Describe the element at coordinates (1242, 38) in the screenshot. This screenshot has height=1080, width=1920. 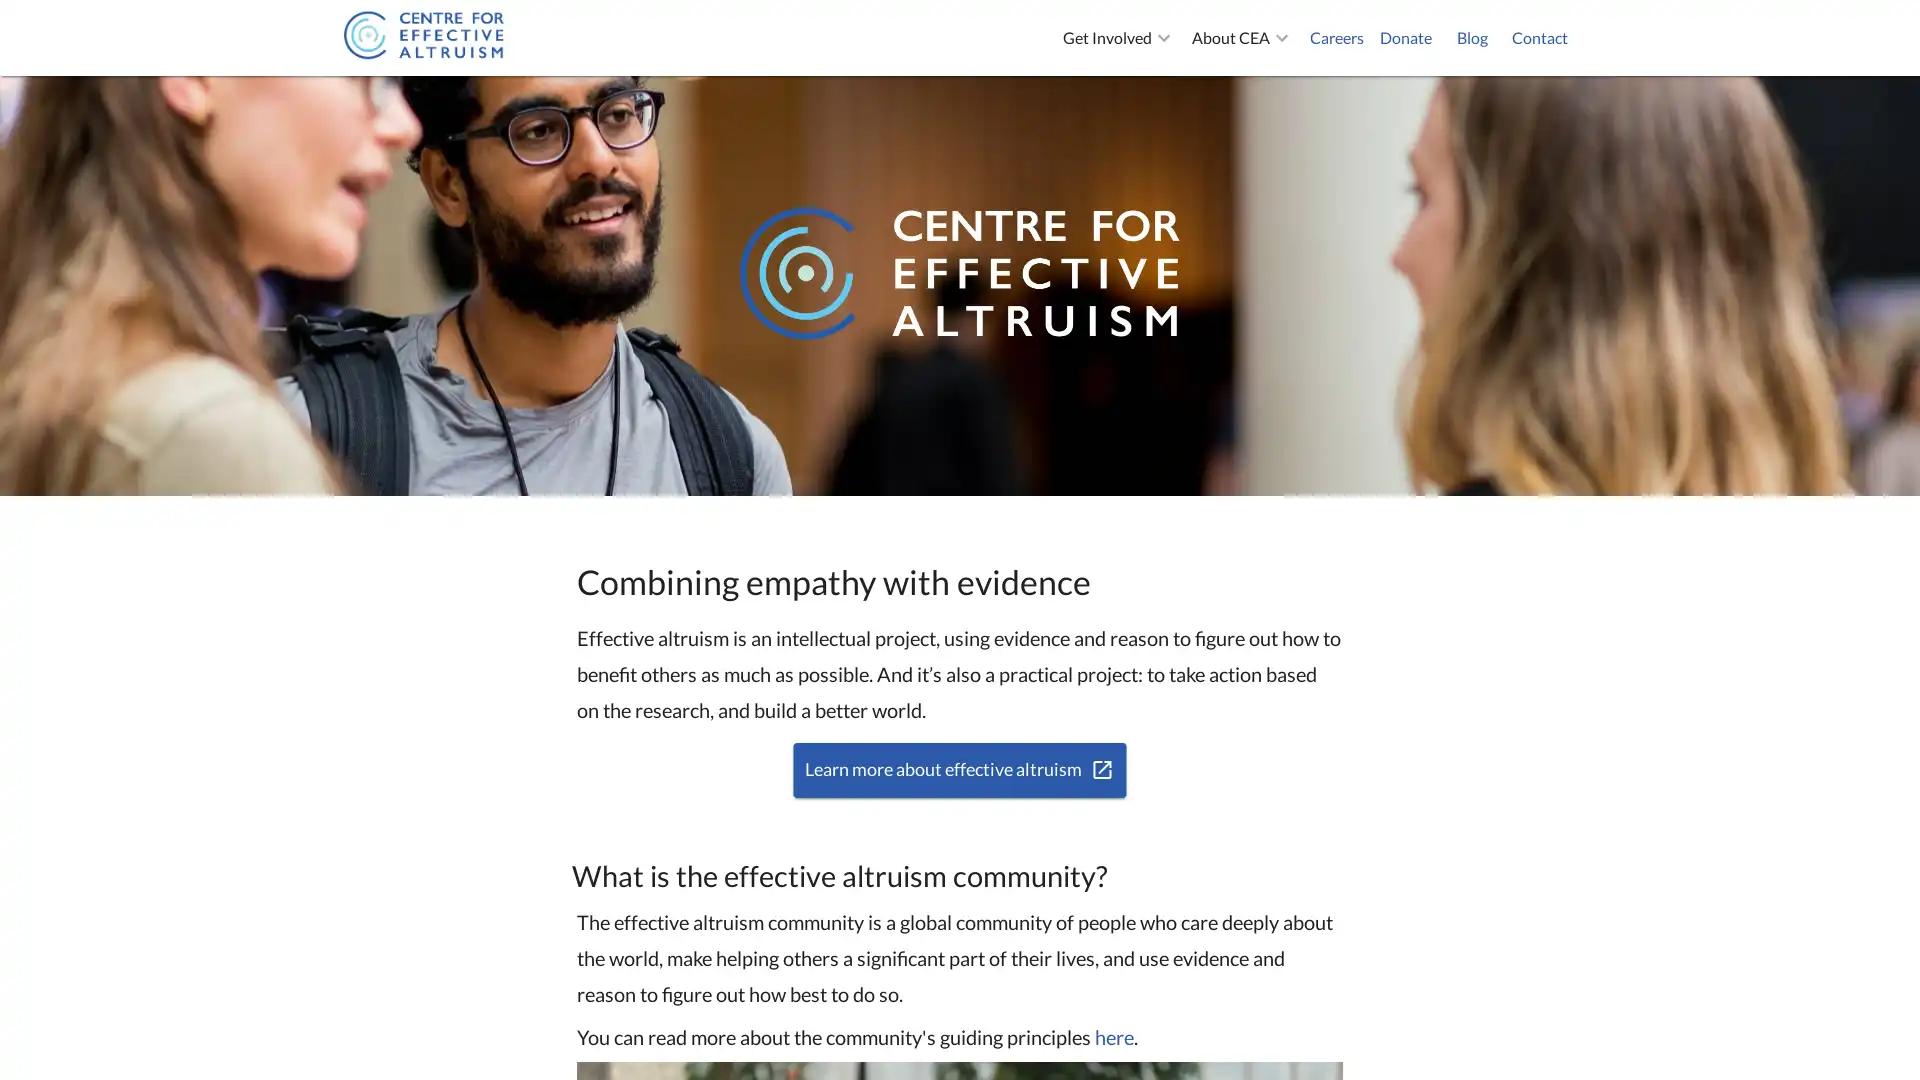
I see `About CEA` at that location.